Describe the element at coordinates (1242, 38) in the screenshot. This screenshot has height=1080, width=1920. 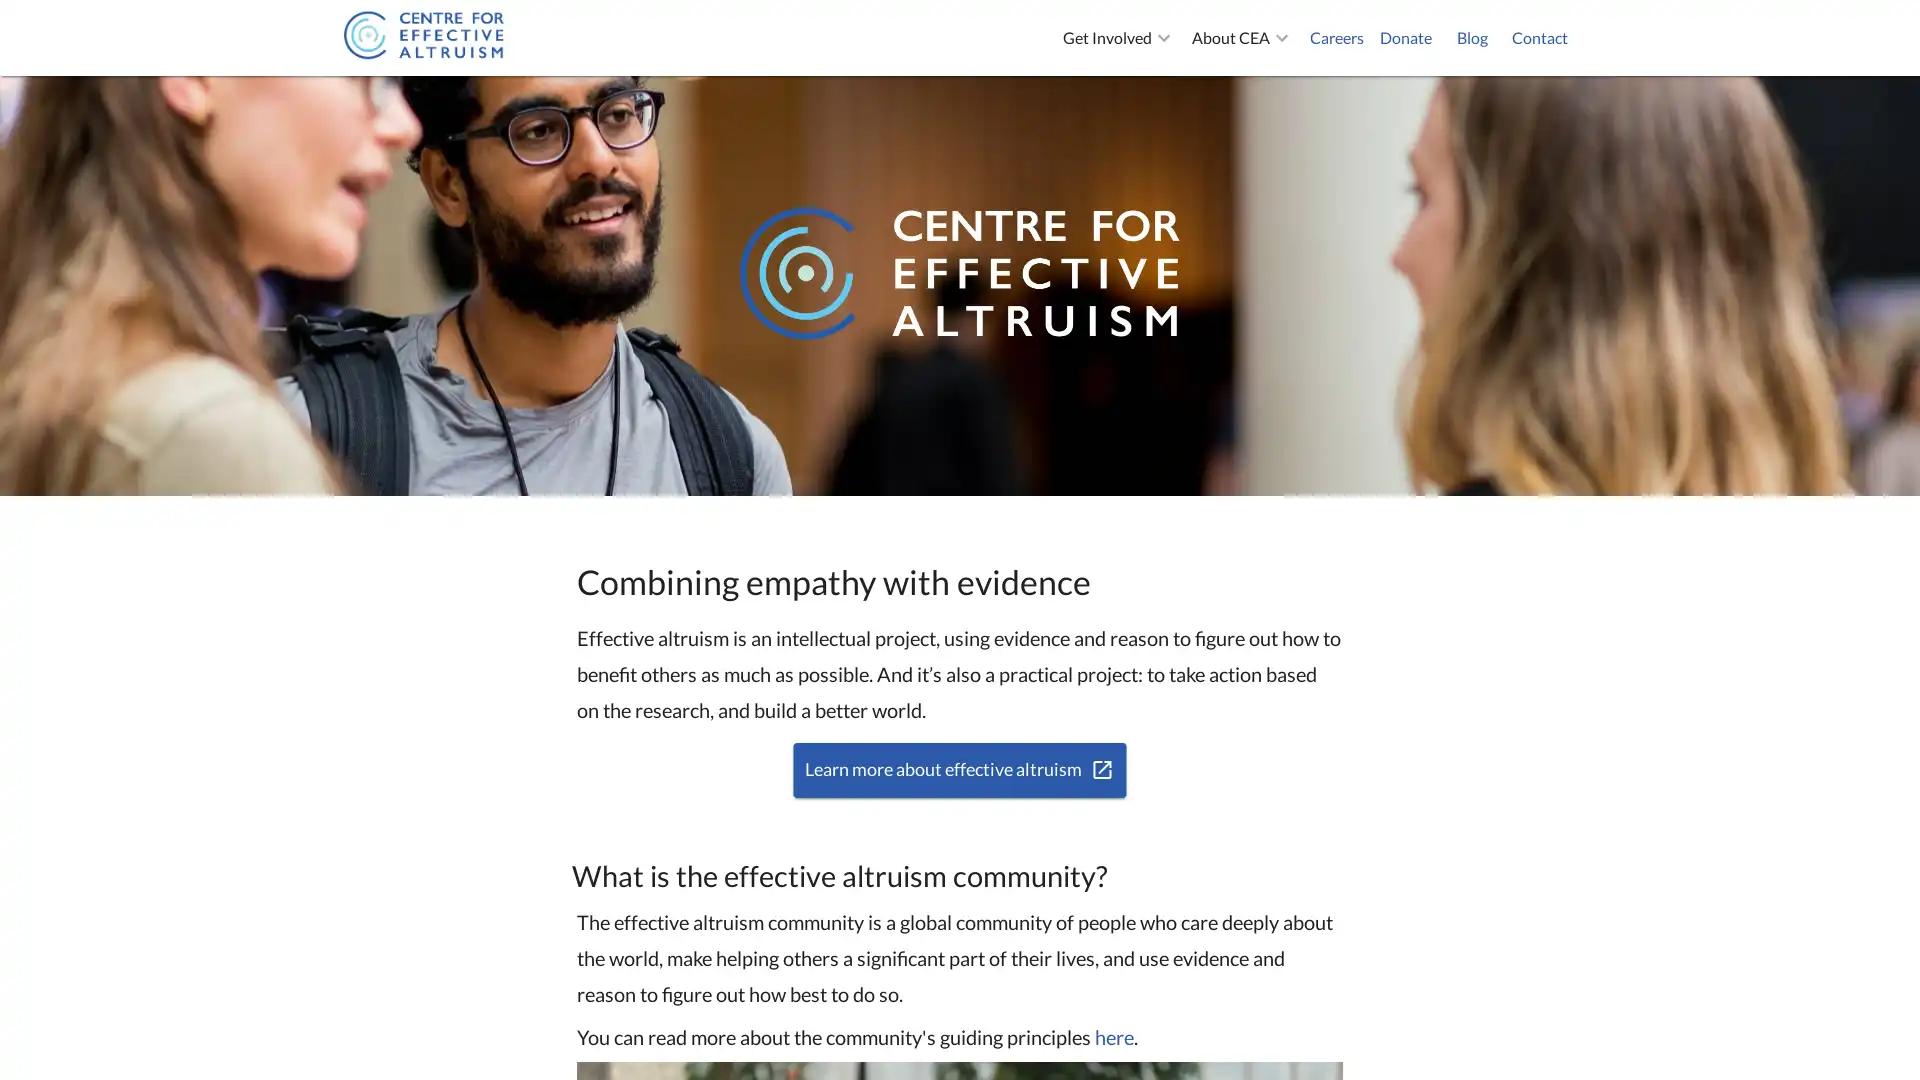
I see `About CEA` at that location.